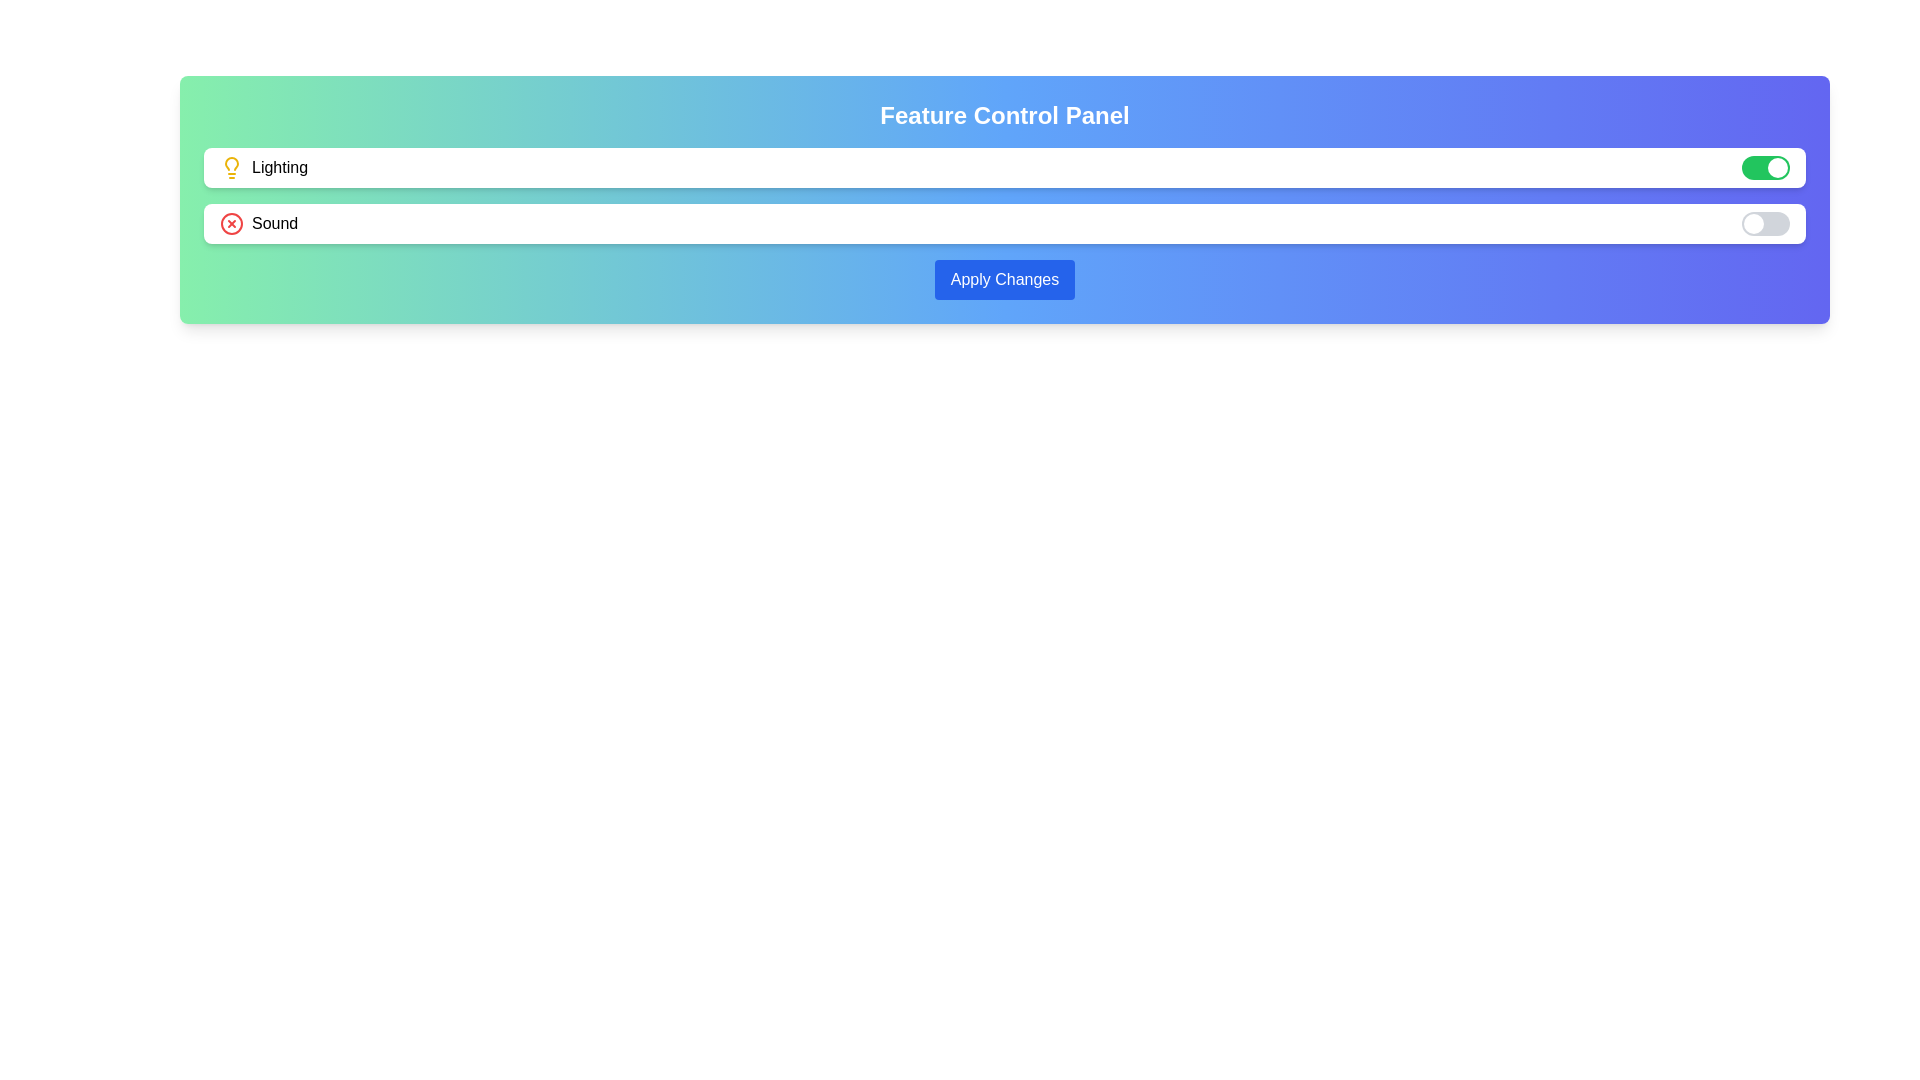  What do you see at coordinates (231, 167) in the screenshot?
I see `the stylized yellow lightbulb icon located to the immediate left of the 'Lighting' label in the first row of the control panel` at bounding box center [231, 167].